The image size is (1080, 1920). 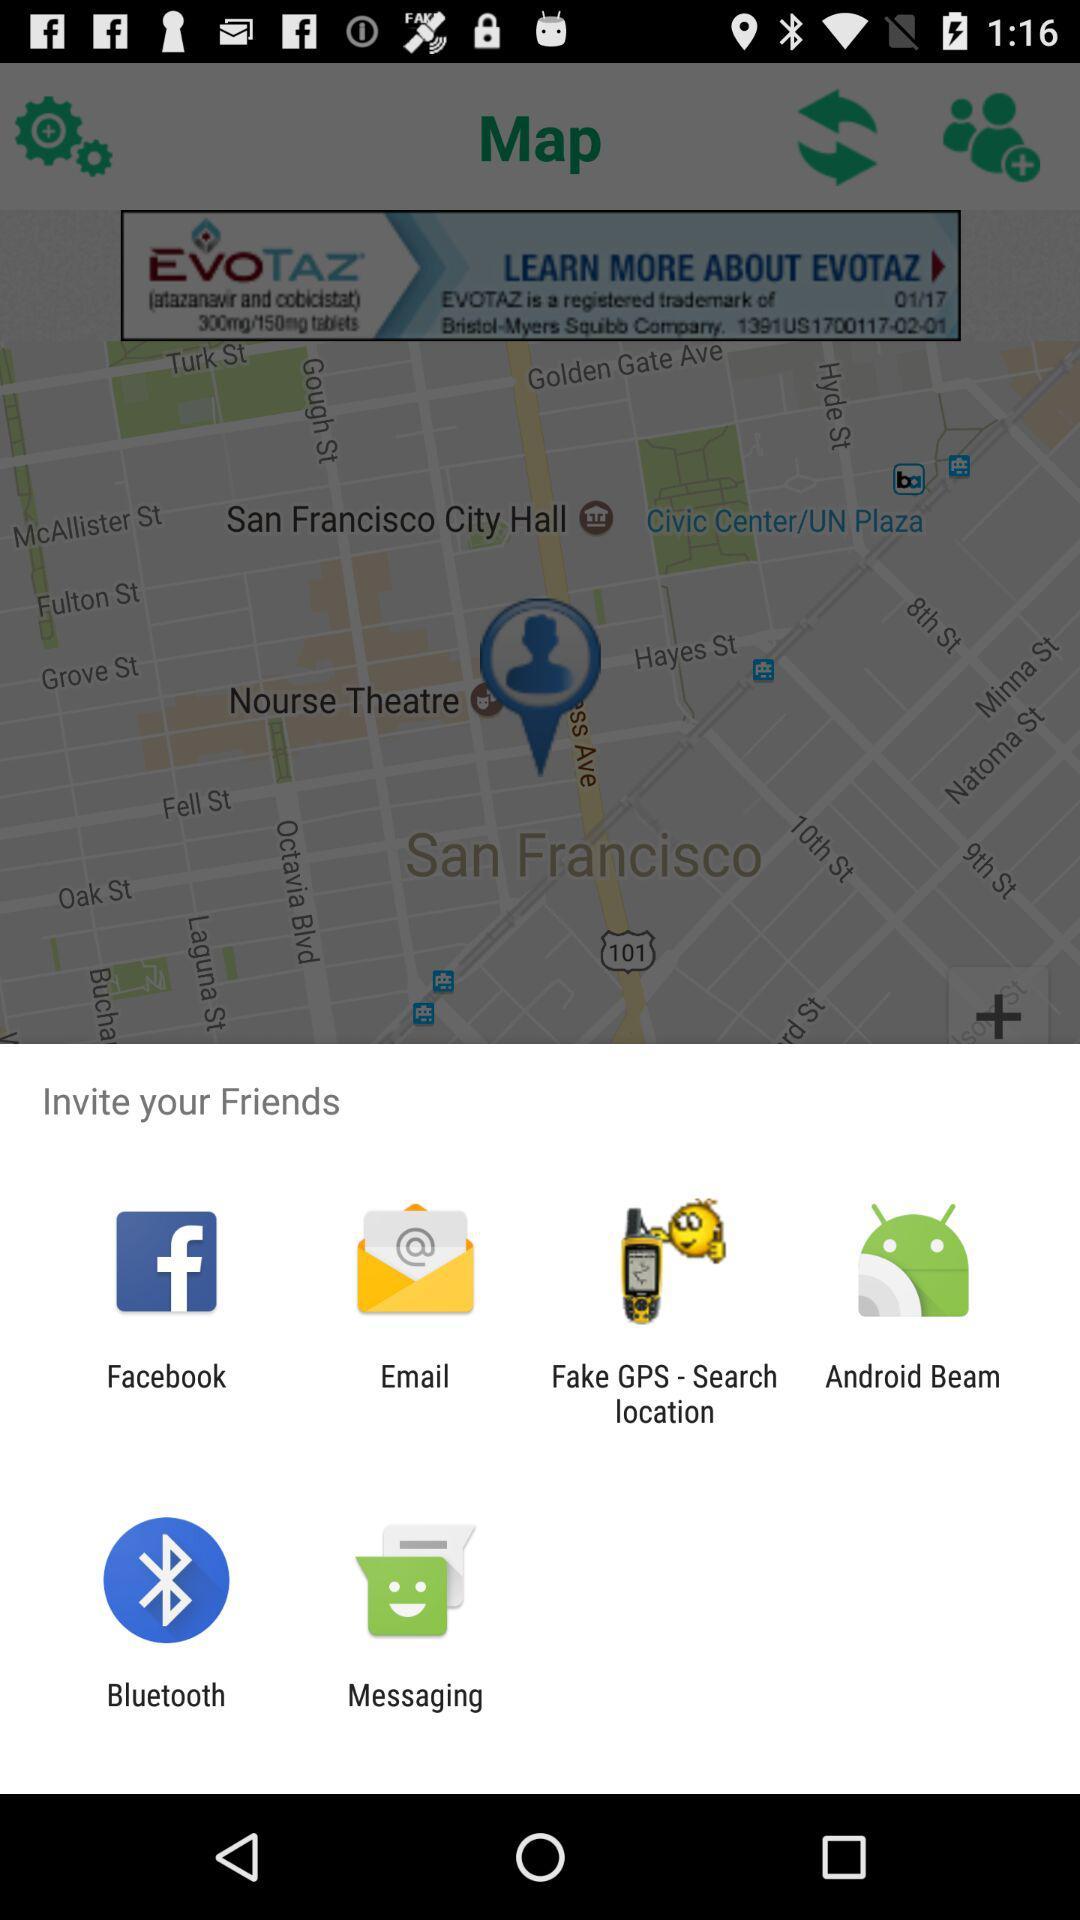 I want to click on the icon to the left of the email item, so click(x=165, y=1392).